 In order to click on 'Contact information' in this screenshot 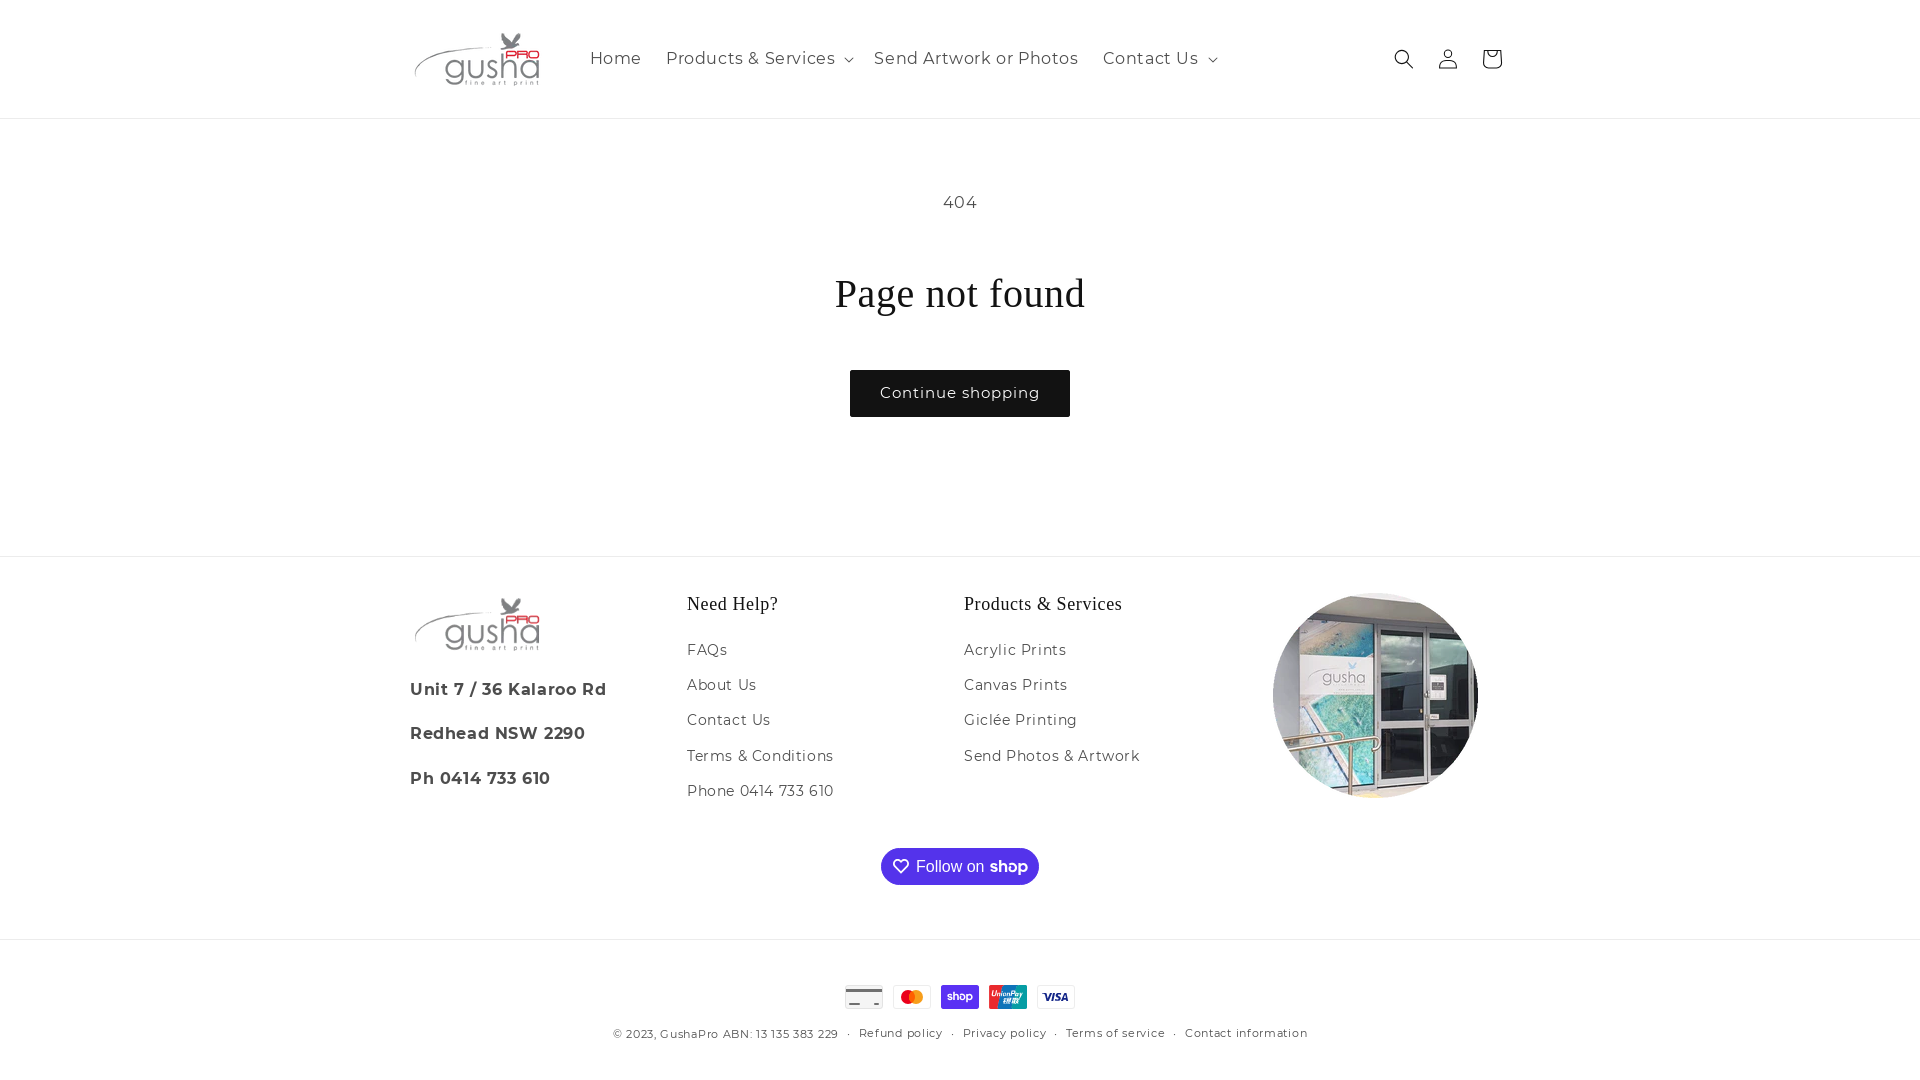, I will do `click(1185, 1033)`.